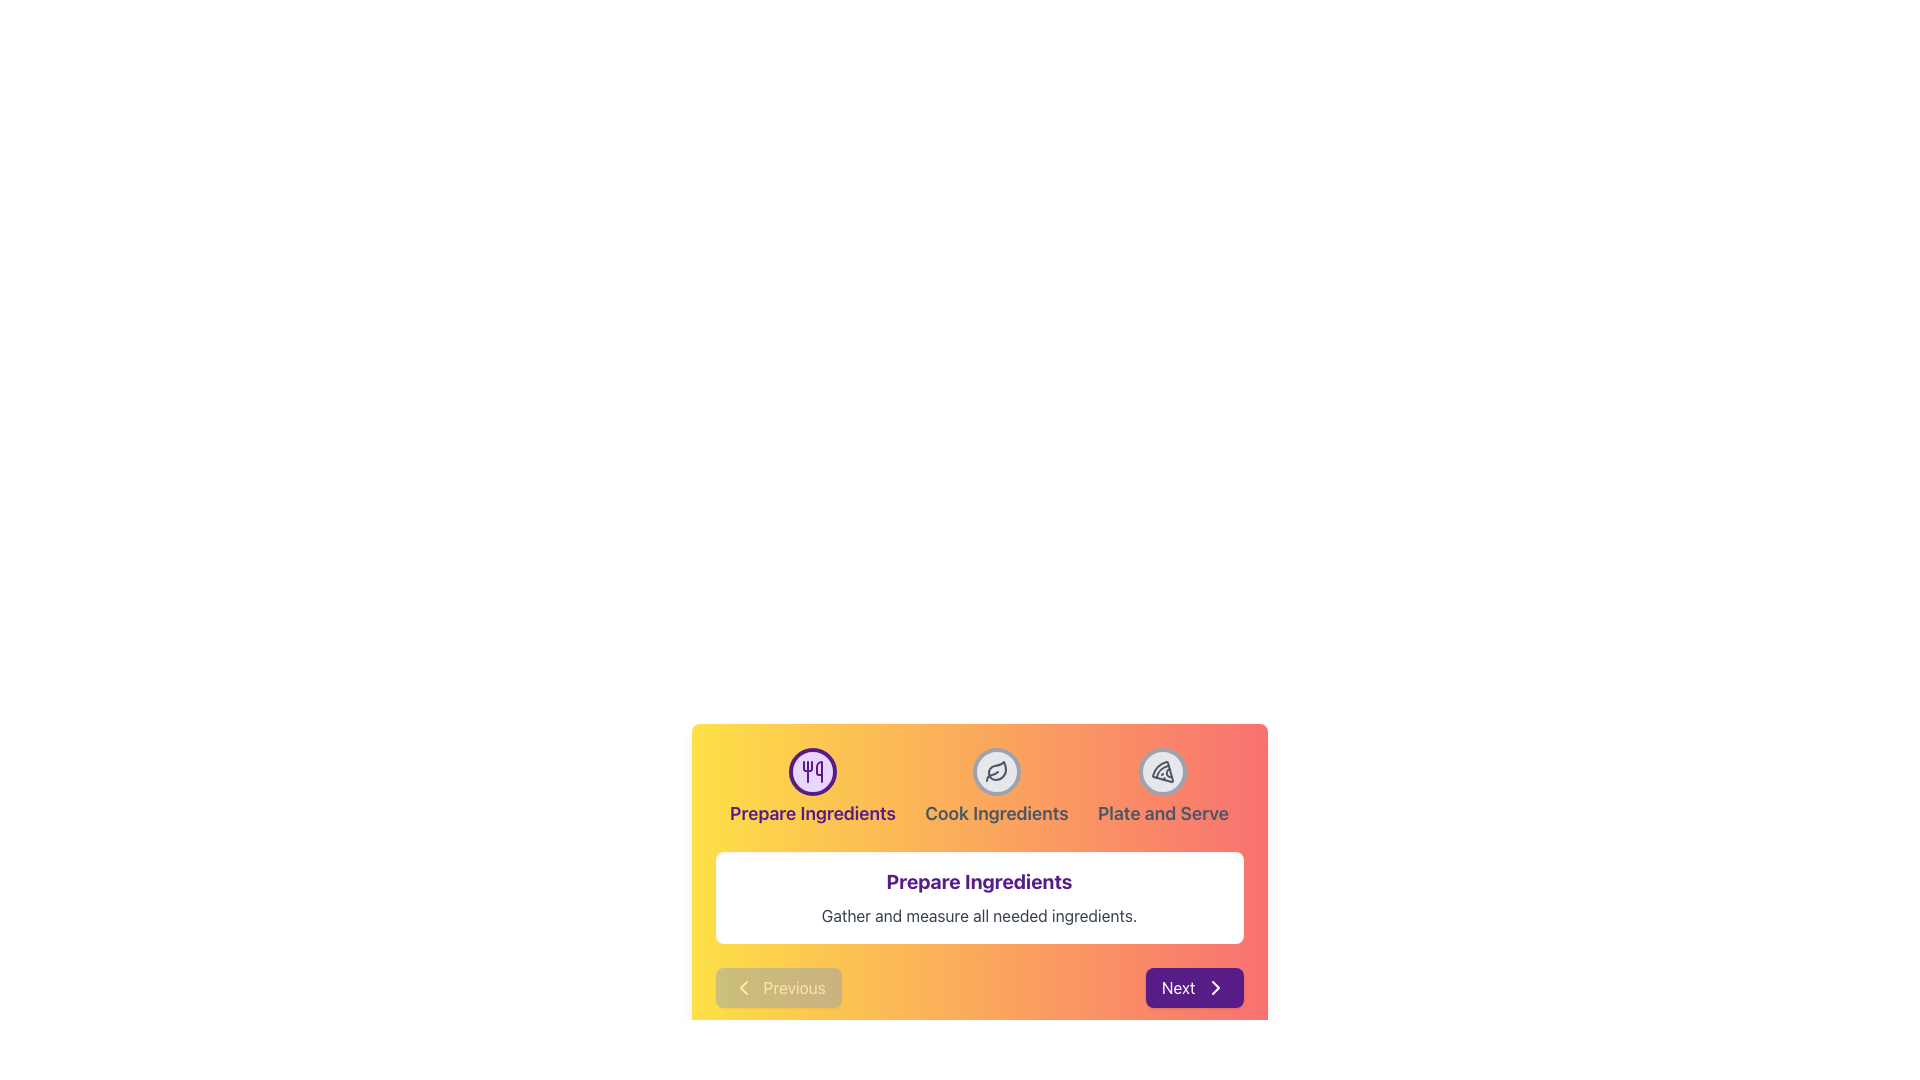  I want to click on the step indicator labeled 'Prepare Ingredients', so click(812, 786).